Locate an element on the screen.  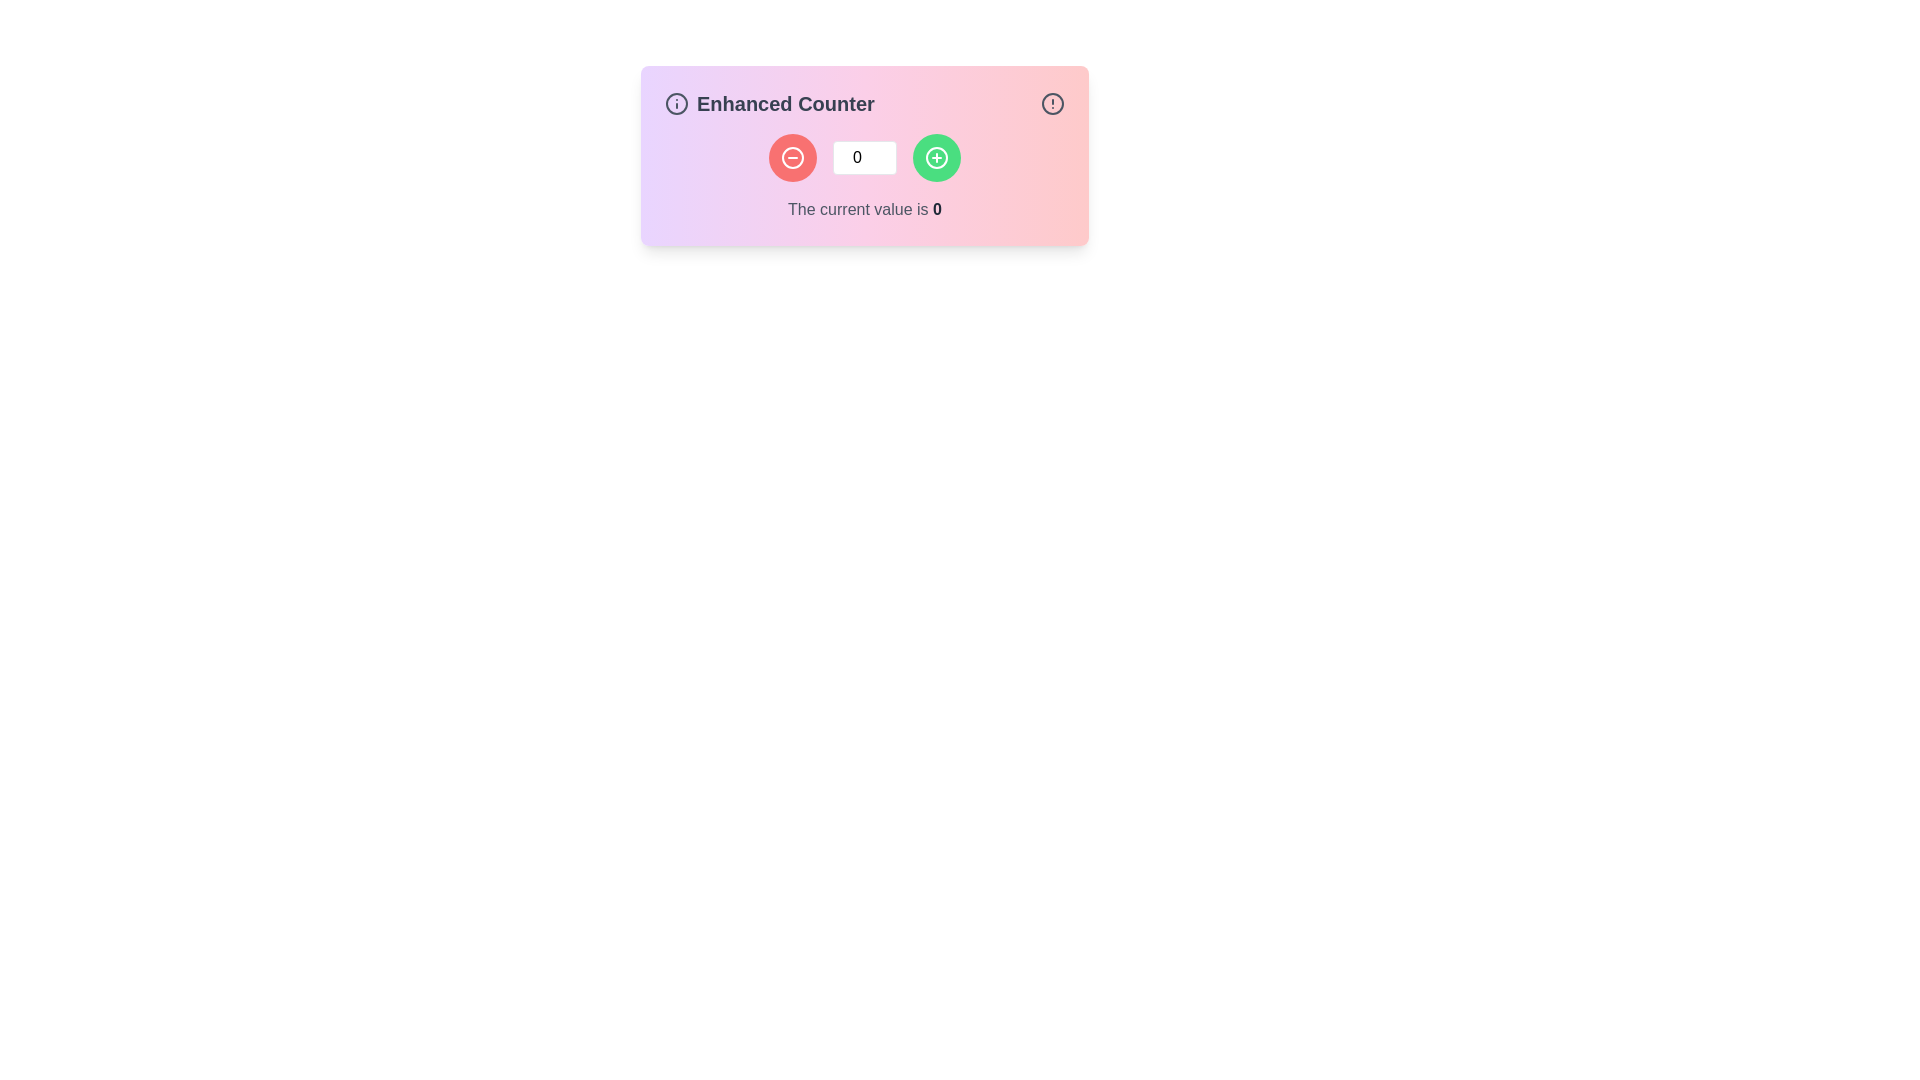
the text label that displays the current value of the counter, located below the number input and buttons in the enhanced counter's component box is located at coordinates (864, 176).